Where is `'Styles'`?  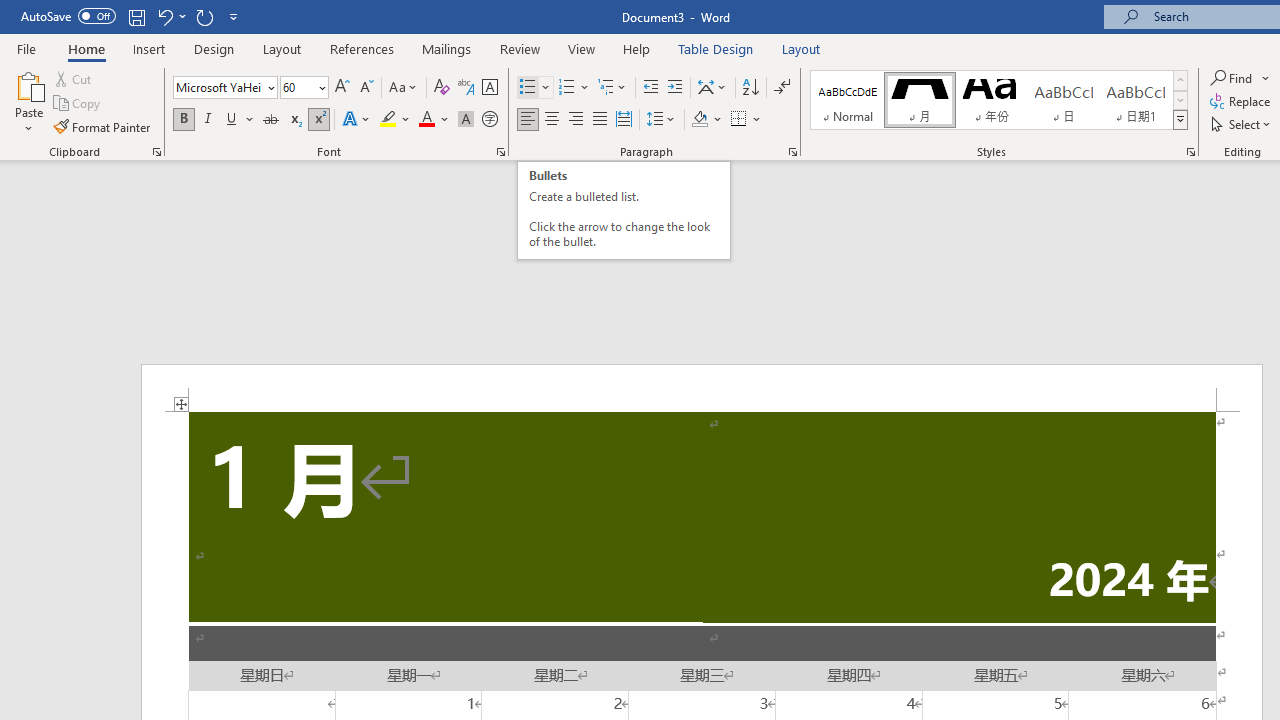
'Styles' is located at coordinates (1180, 120).